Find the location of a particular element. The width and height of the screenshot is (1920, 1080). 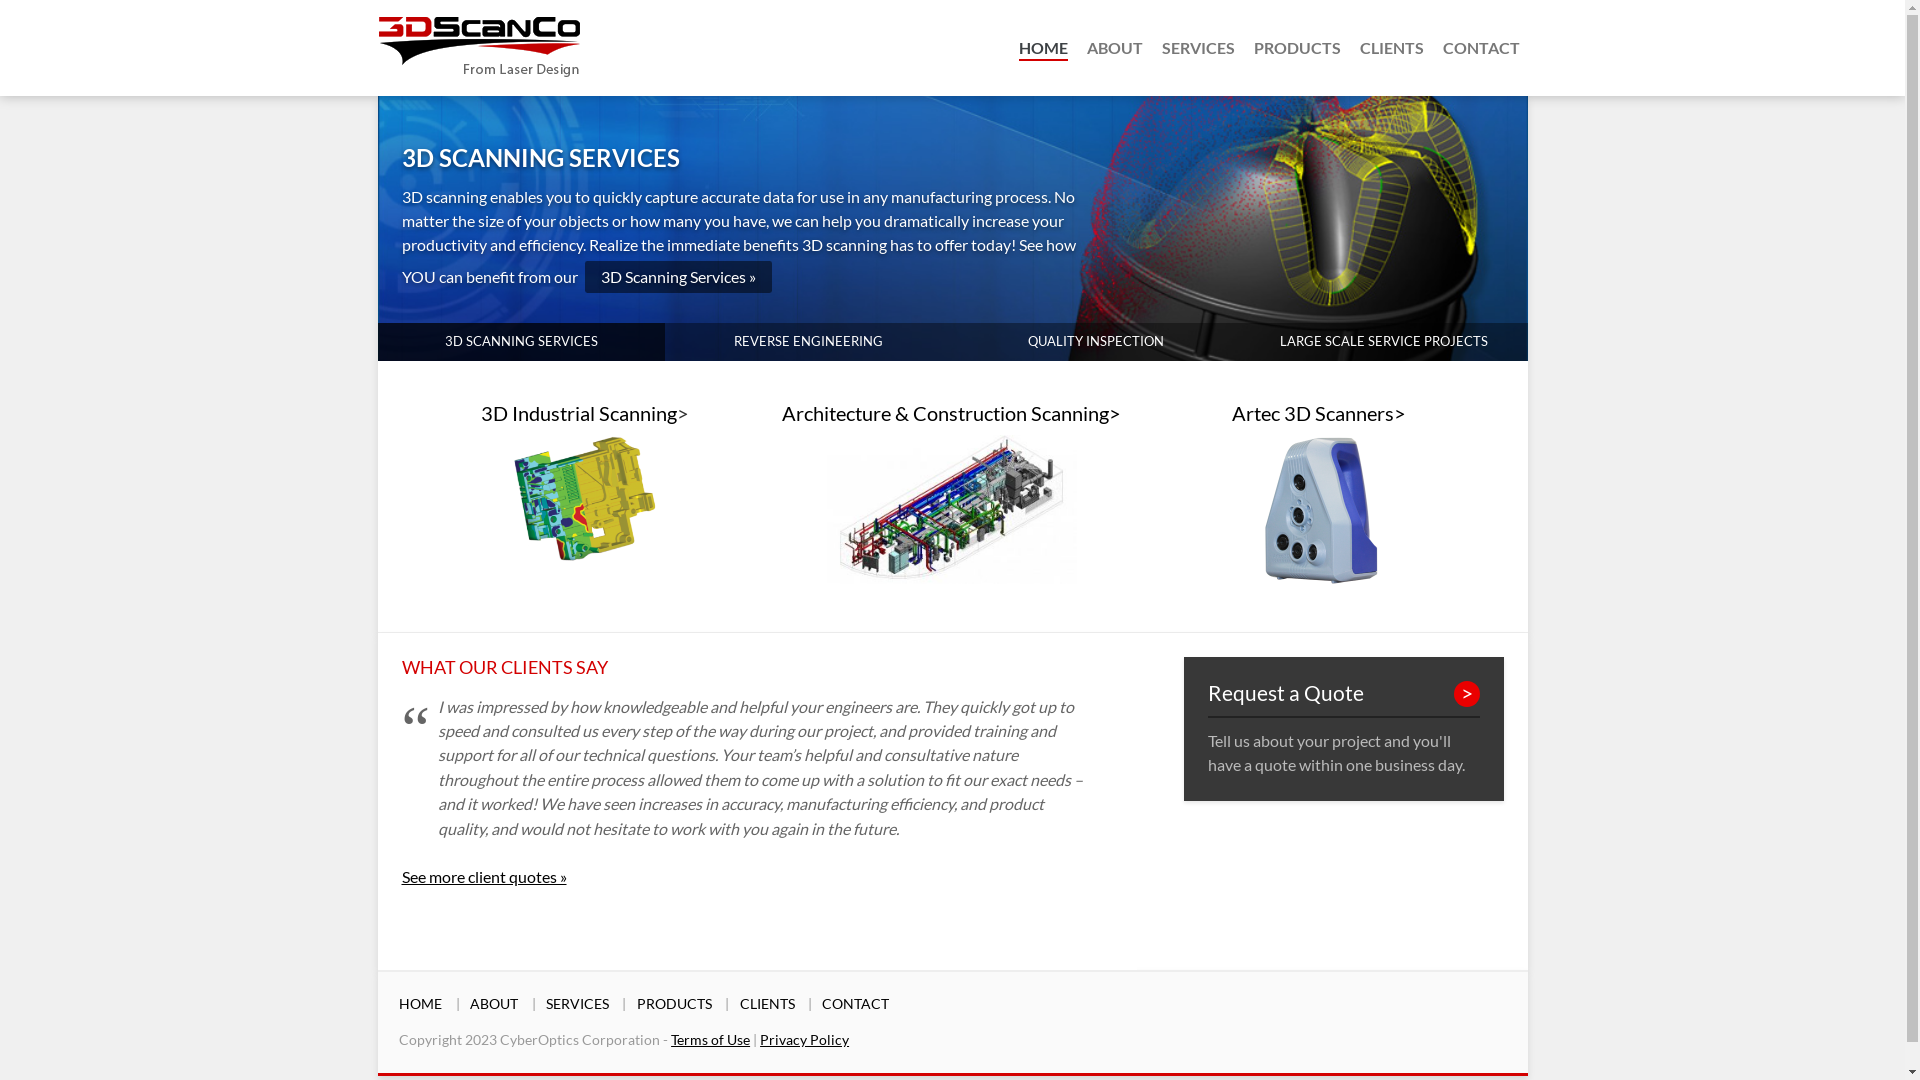

'ABOUT' is located at coordinates (494, 1003).